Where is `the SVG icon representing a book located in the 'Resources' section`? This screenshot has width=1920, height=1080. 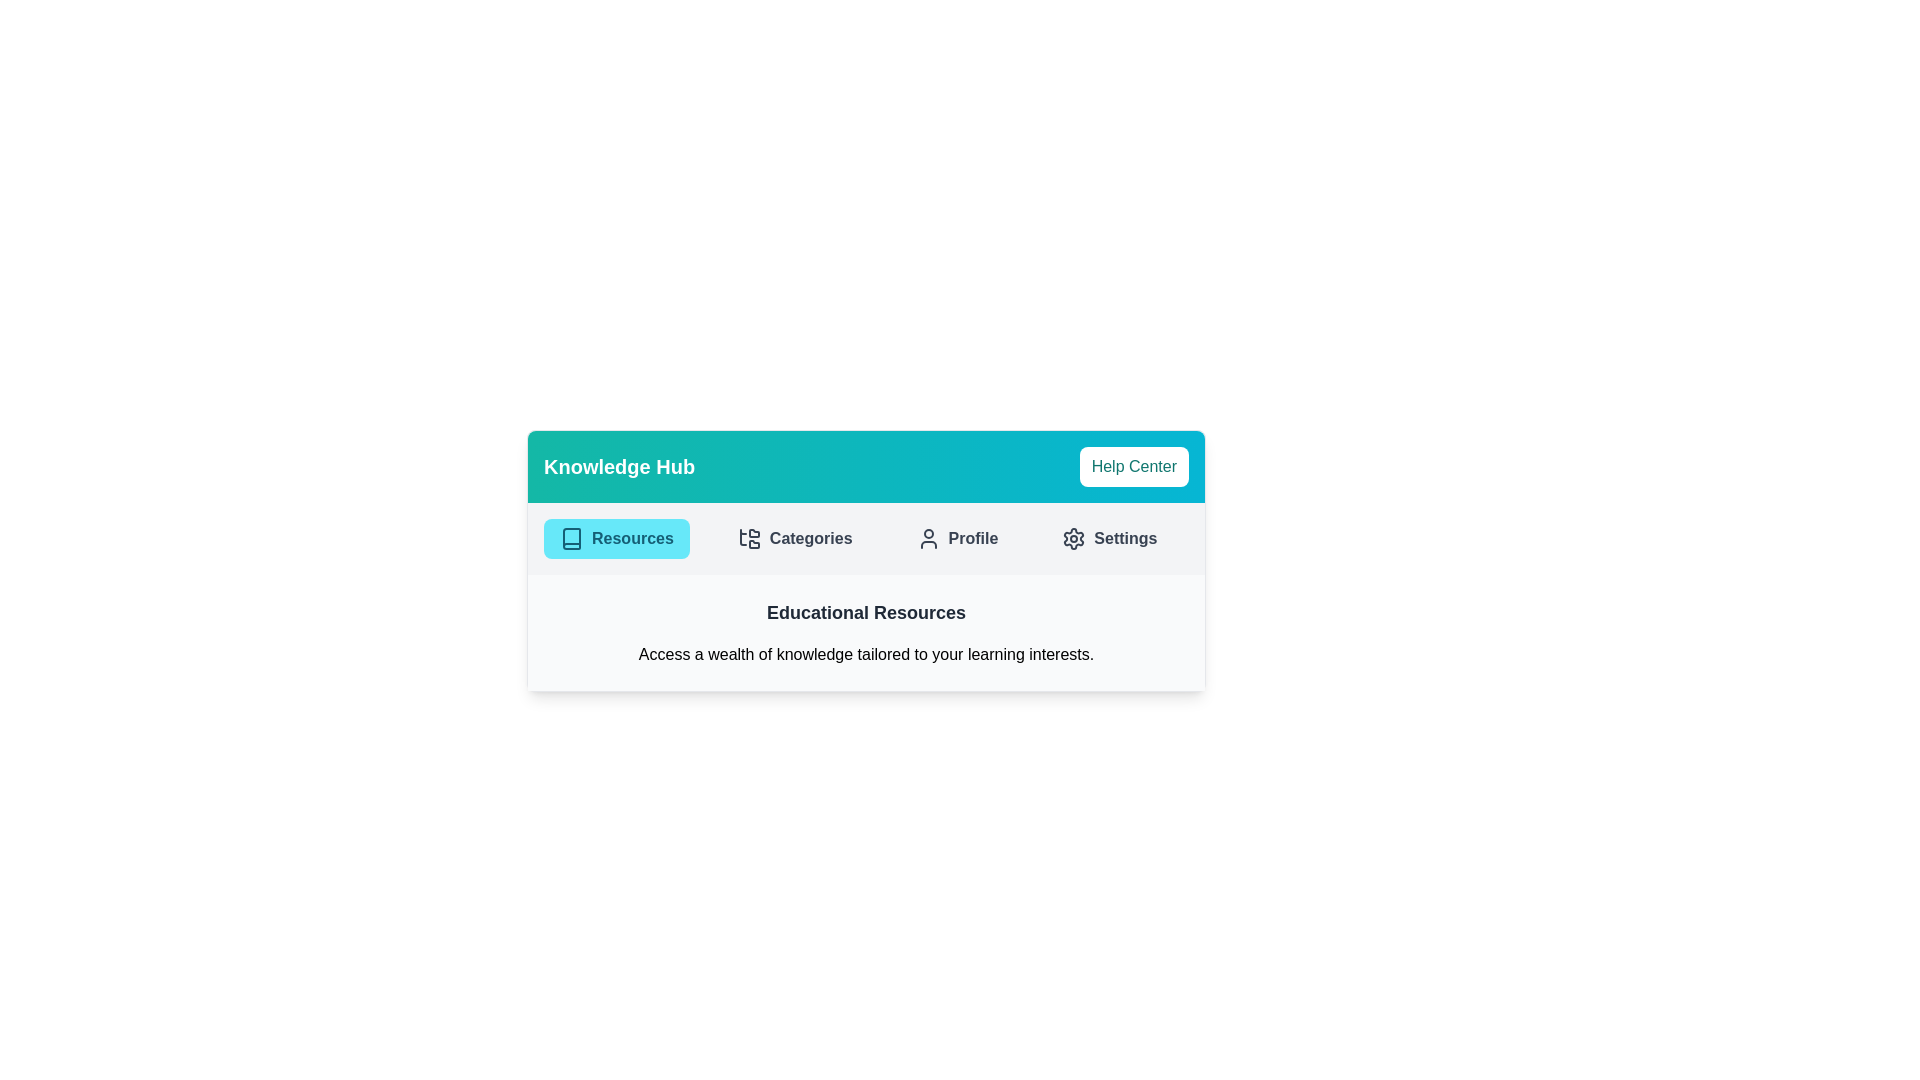 the SVG icon representing a book located in the 'Resources' section is located at coordinates (570, 538).